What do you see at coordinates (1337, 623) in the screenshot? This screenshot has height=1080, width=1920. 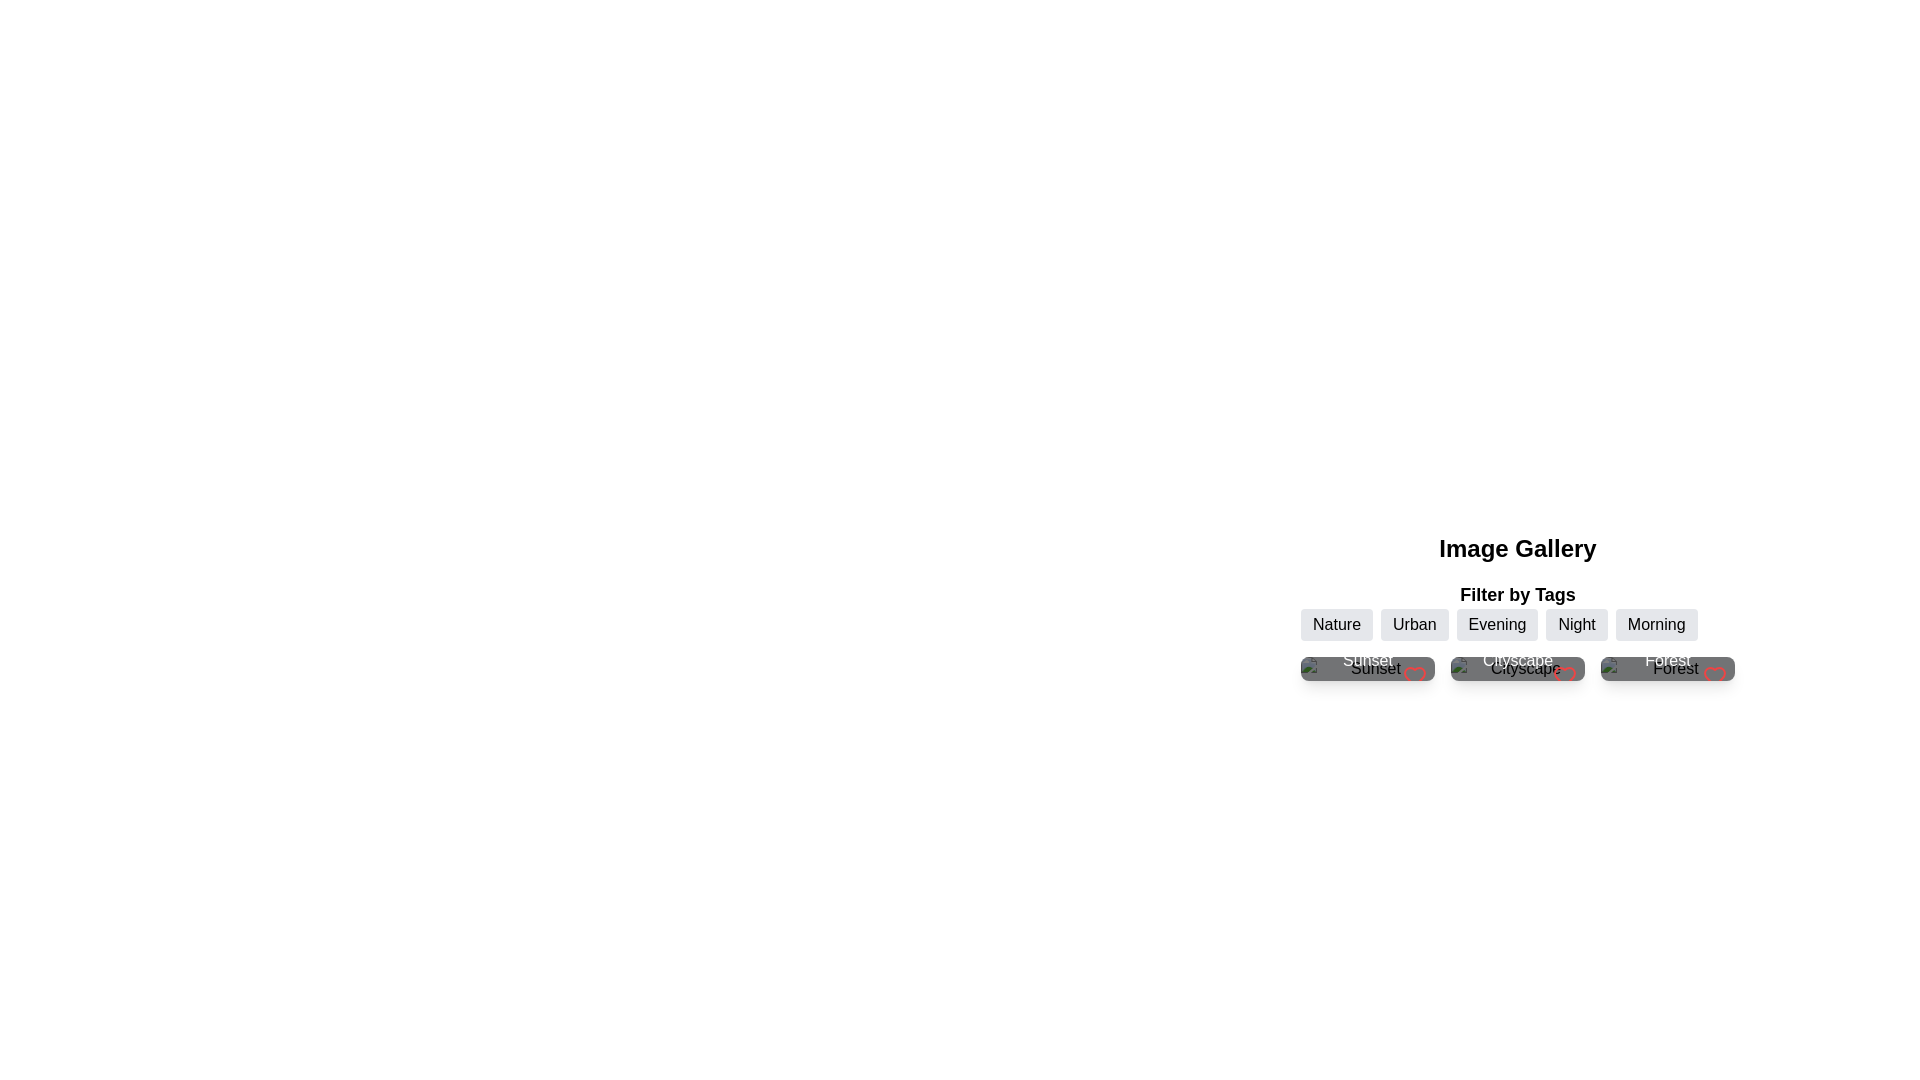 I see `the 'Nature' button, which is the first clickable tag in the 'Filter by Tags' section` at bounding box center [1337, 623].